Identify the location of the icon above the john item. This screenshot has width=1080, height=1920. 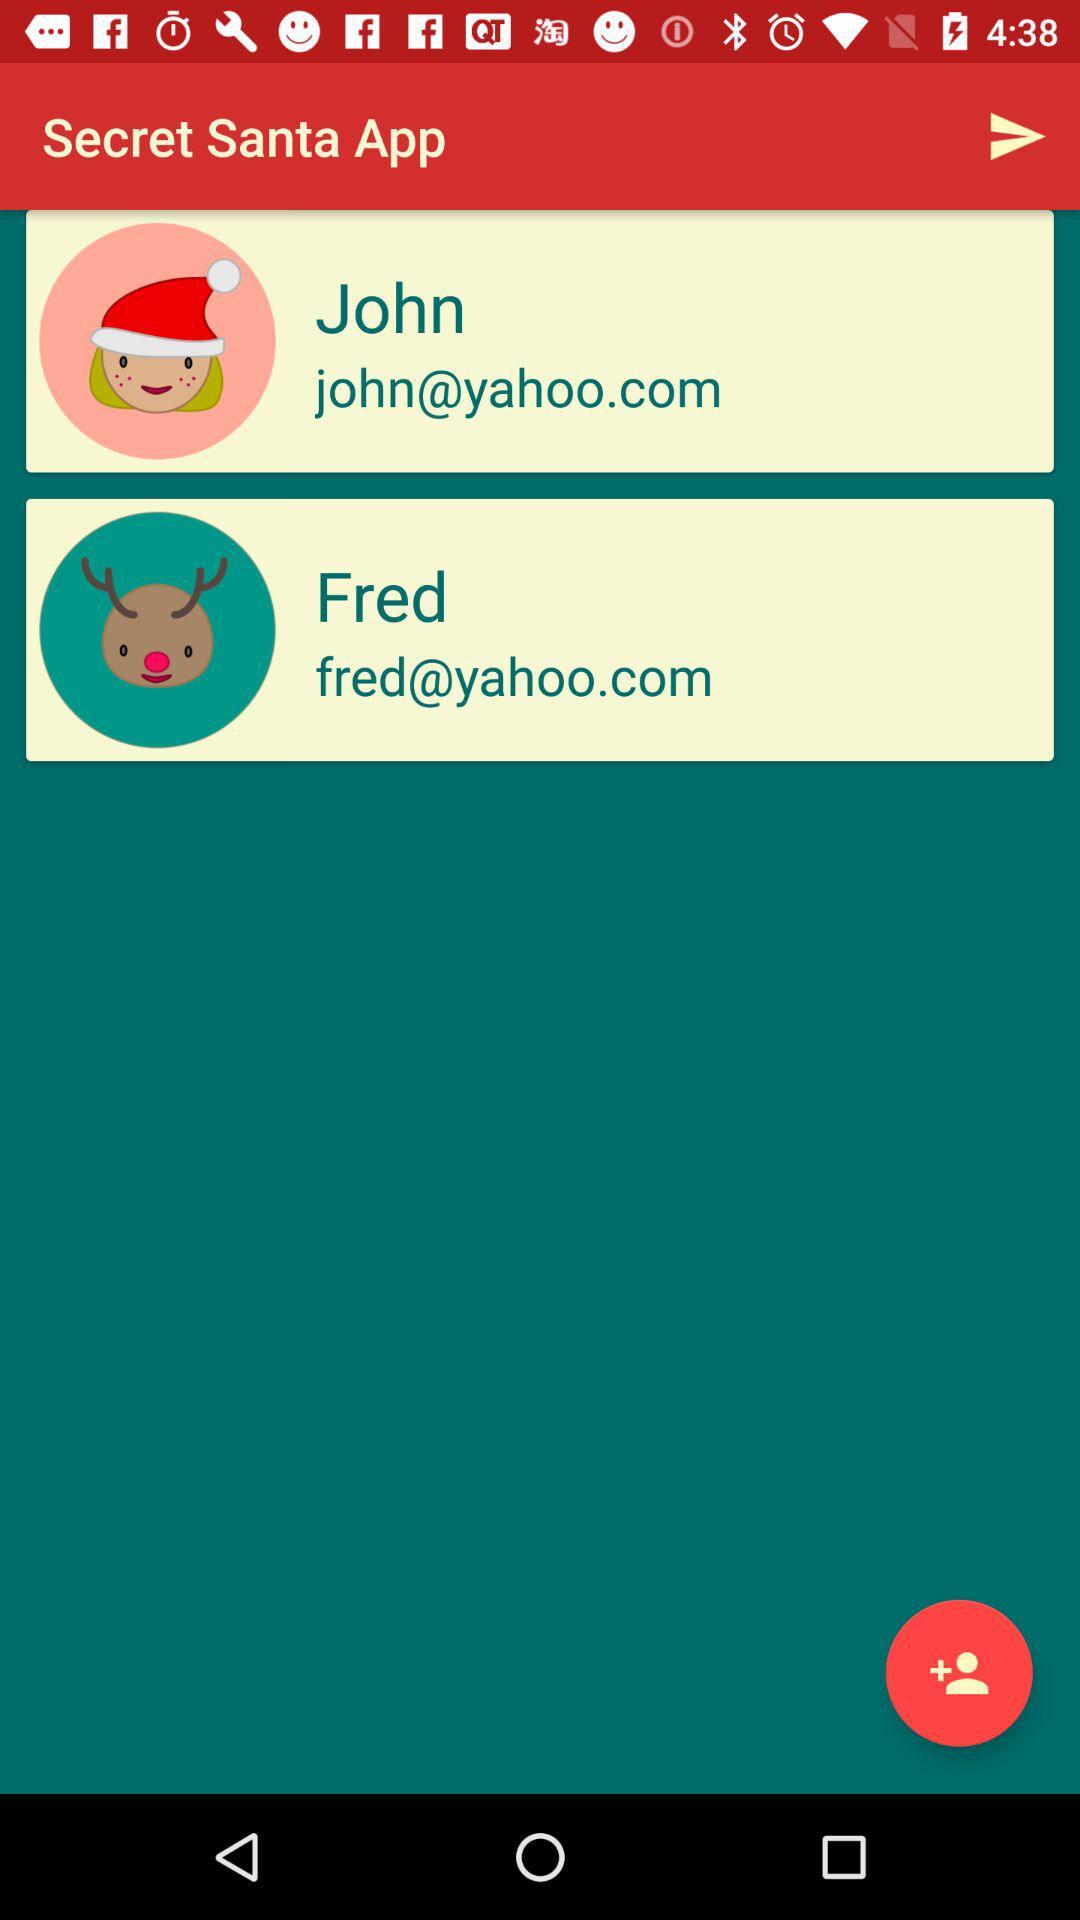
(1017, 135).